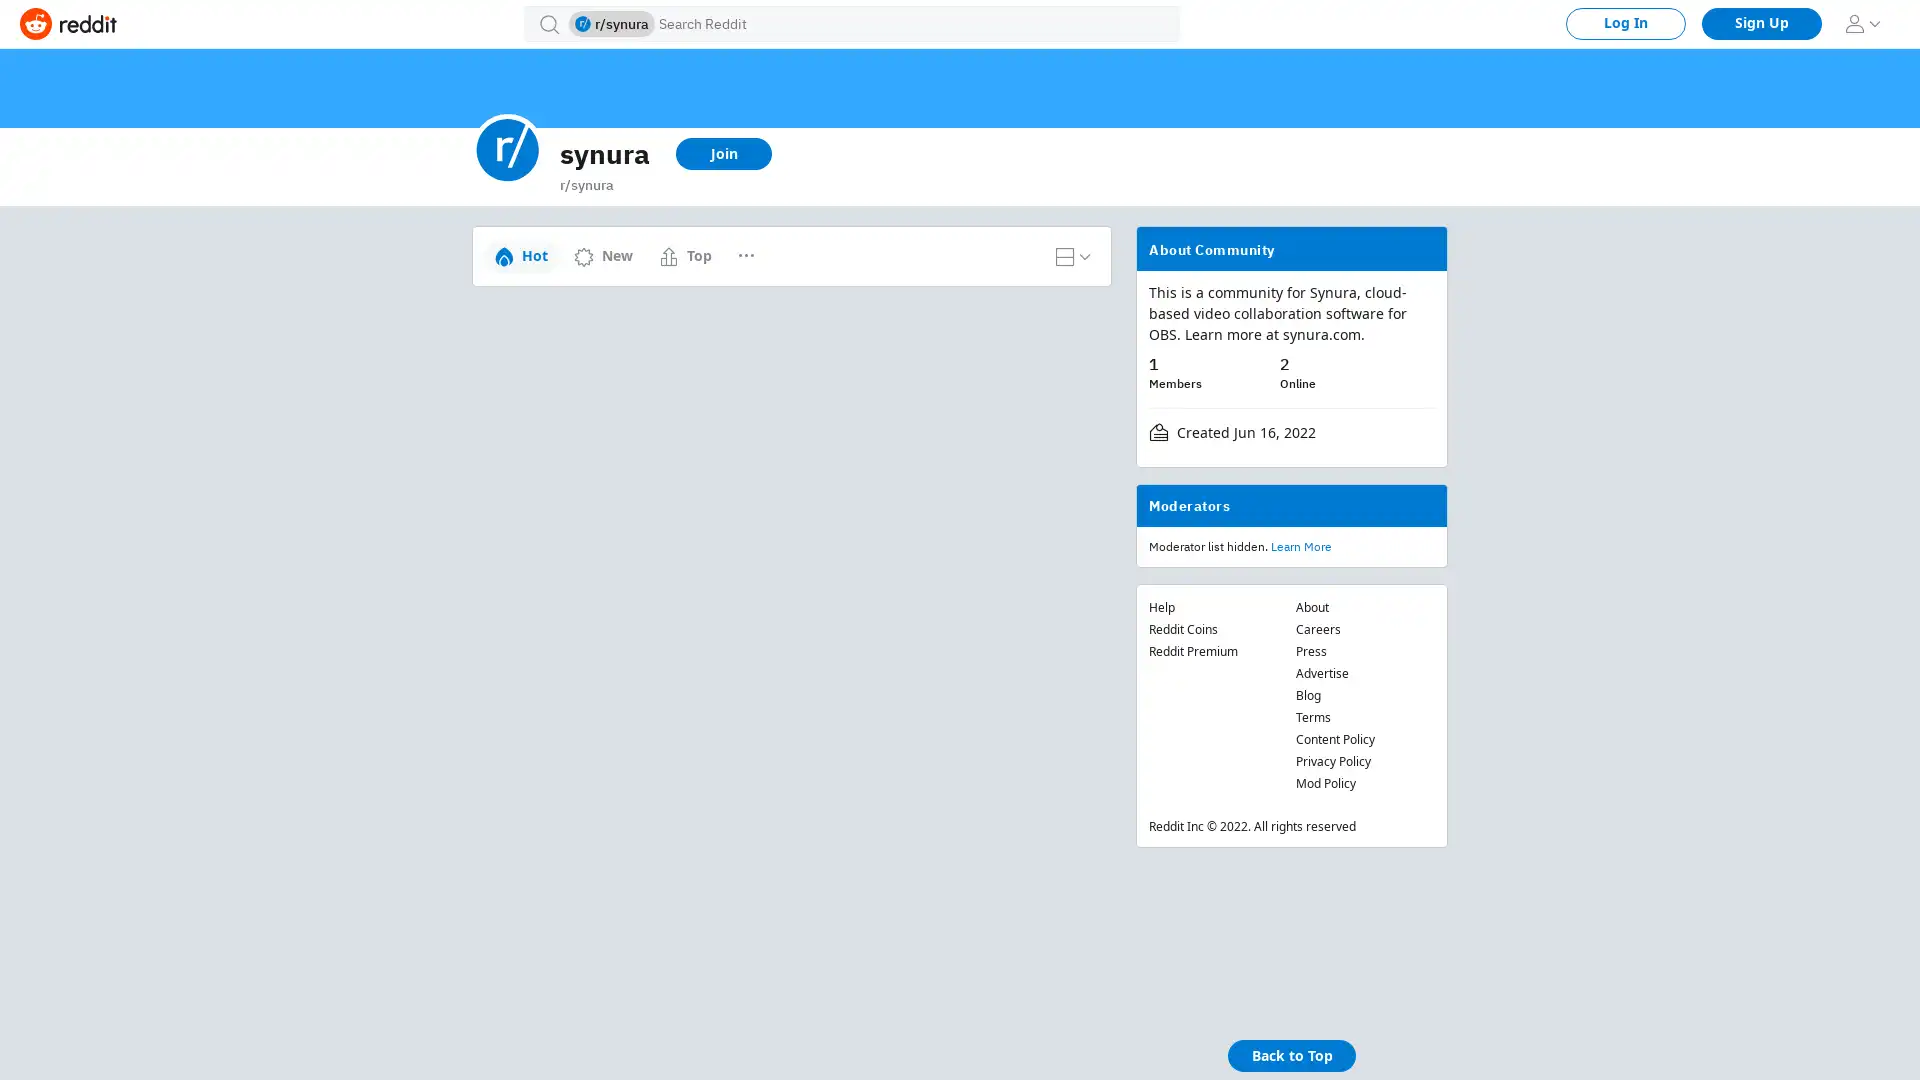 Image resolution: width=1920 pixels, height=1080 pixels. What do you see at coordinates (723, 153) in the screenshot?
I see `Join` at bounding box center [723, 153].